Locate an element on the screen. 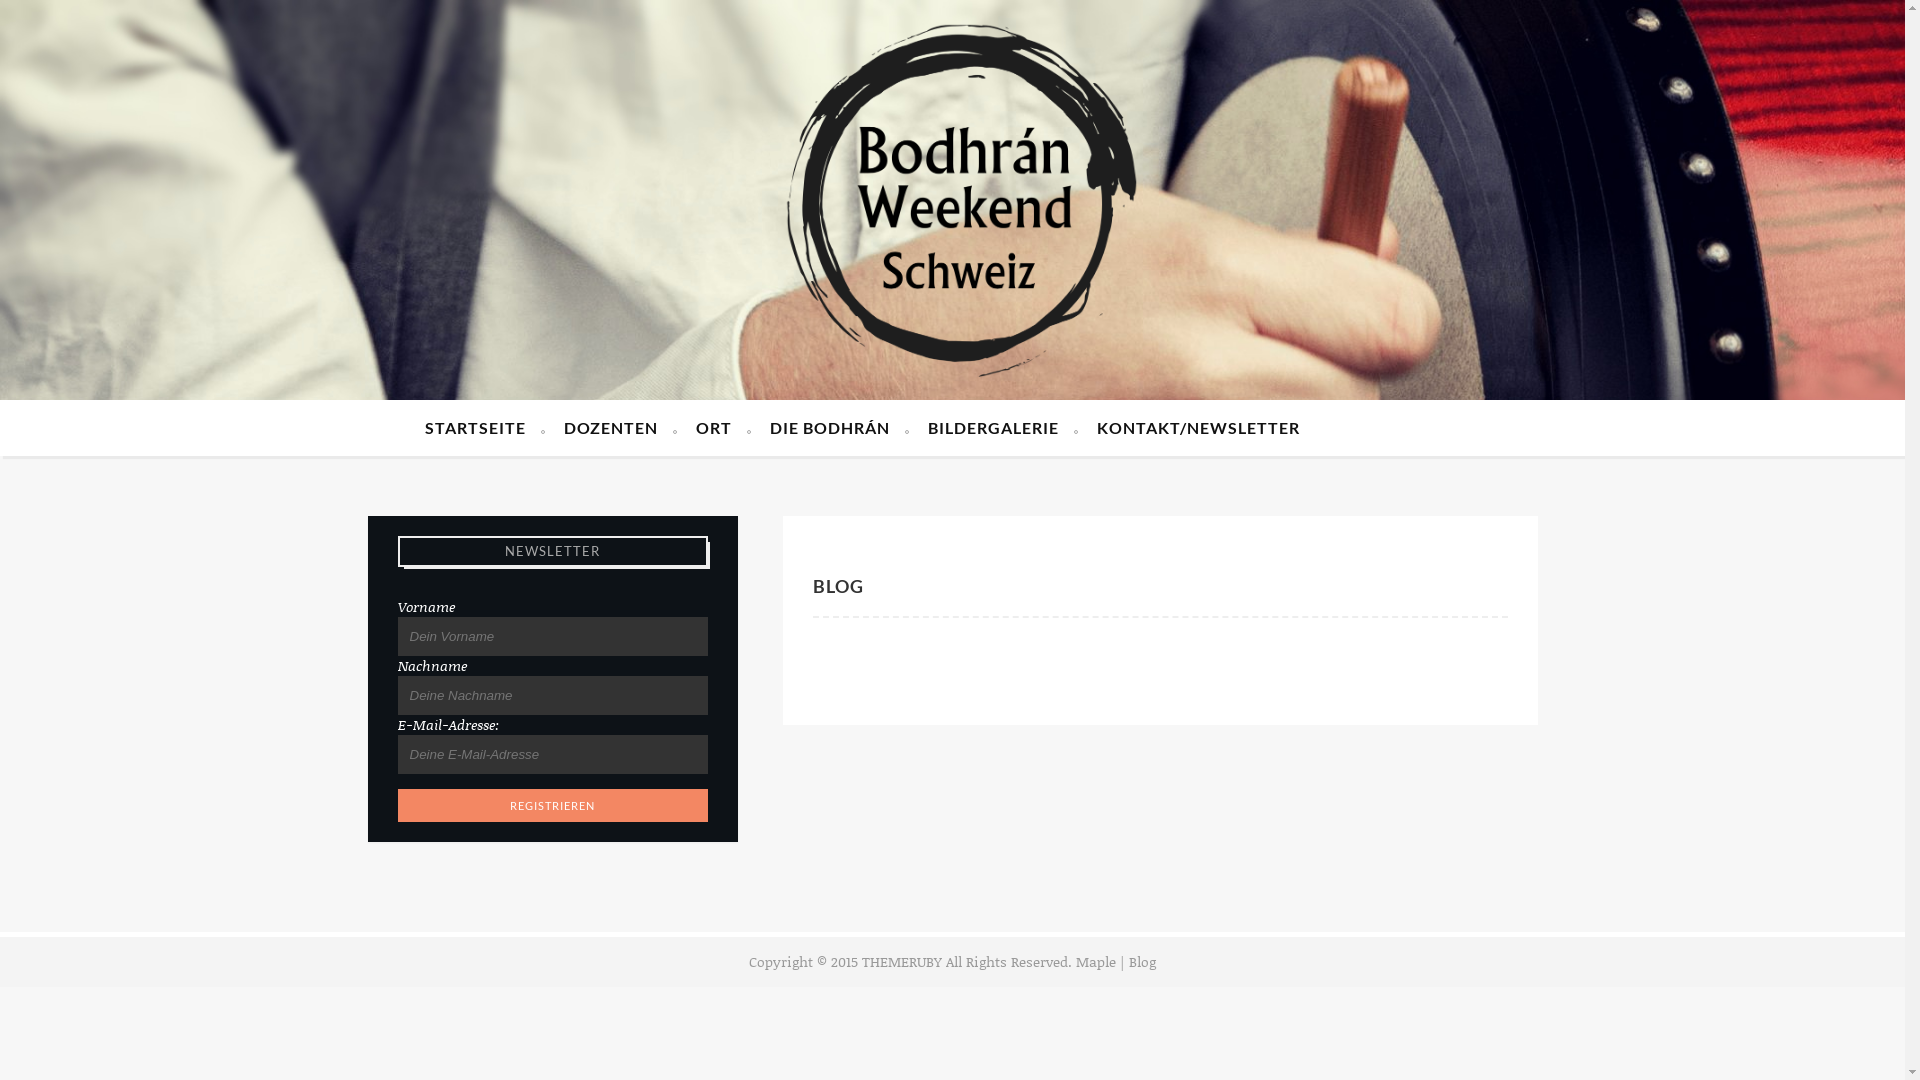  'STARTSEITE' is located at coordinates (424, 427).